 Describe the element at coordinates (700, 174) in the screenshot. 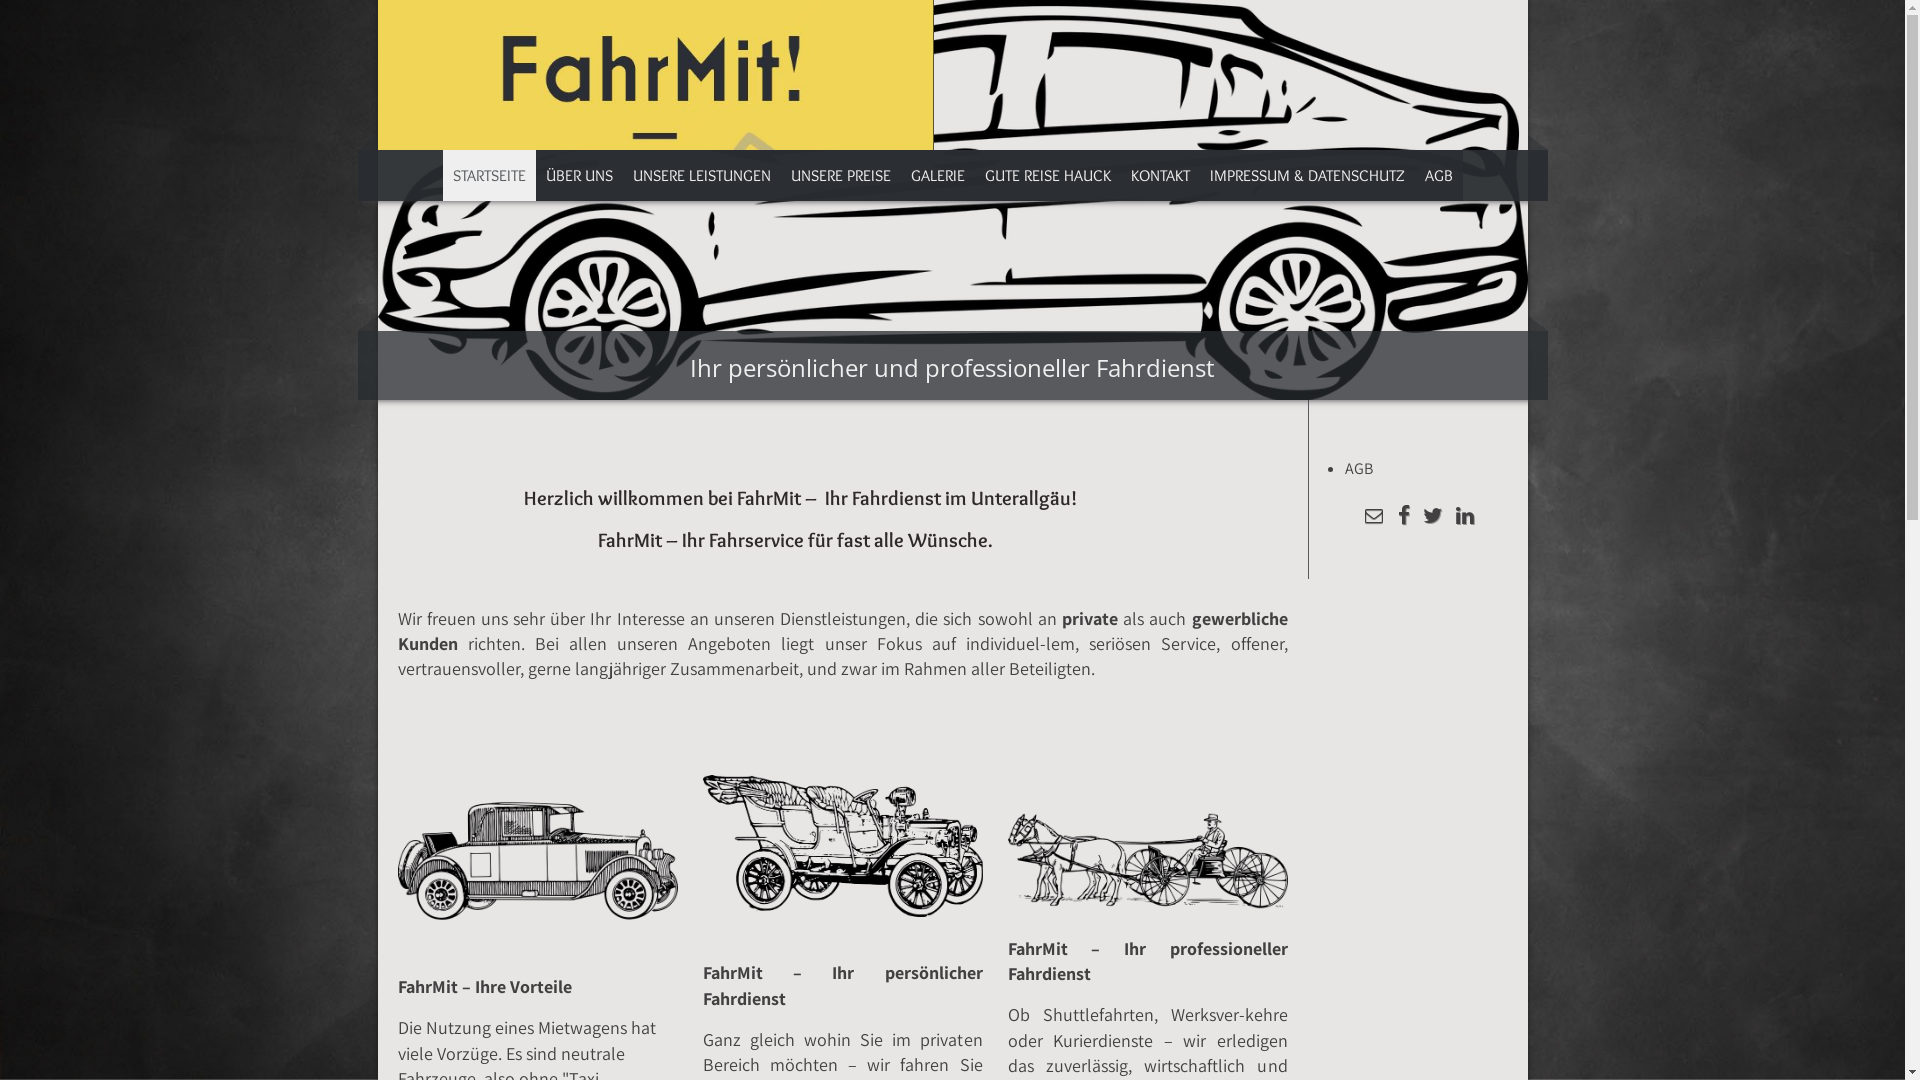

I see `'UNSERE LEISTUNGEN'` at that location.